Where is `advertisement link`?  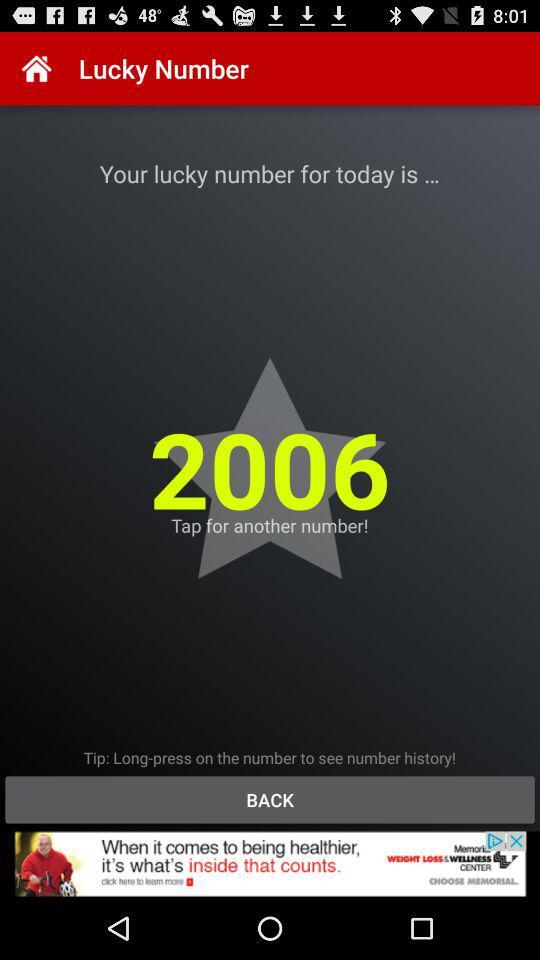
advertisement link is located at coordinates (270, 863).